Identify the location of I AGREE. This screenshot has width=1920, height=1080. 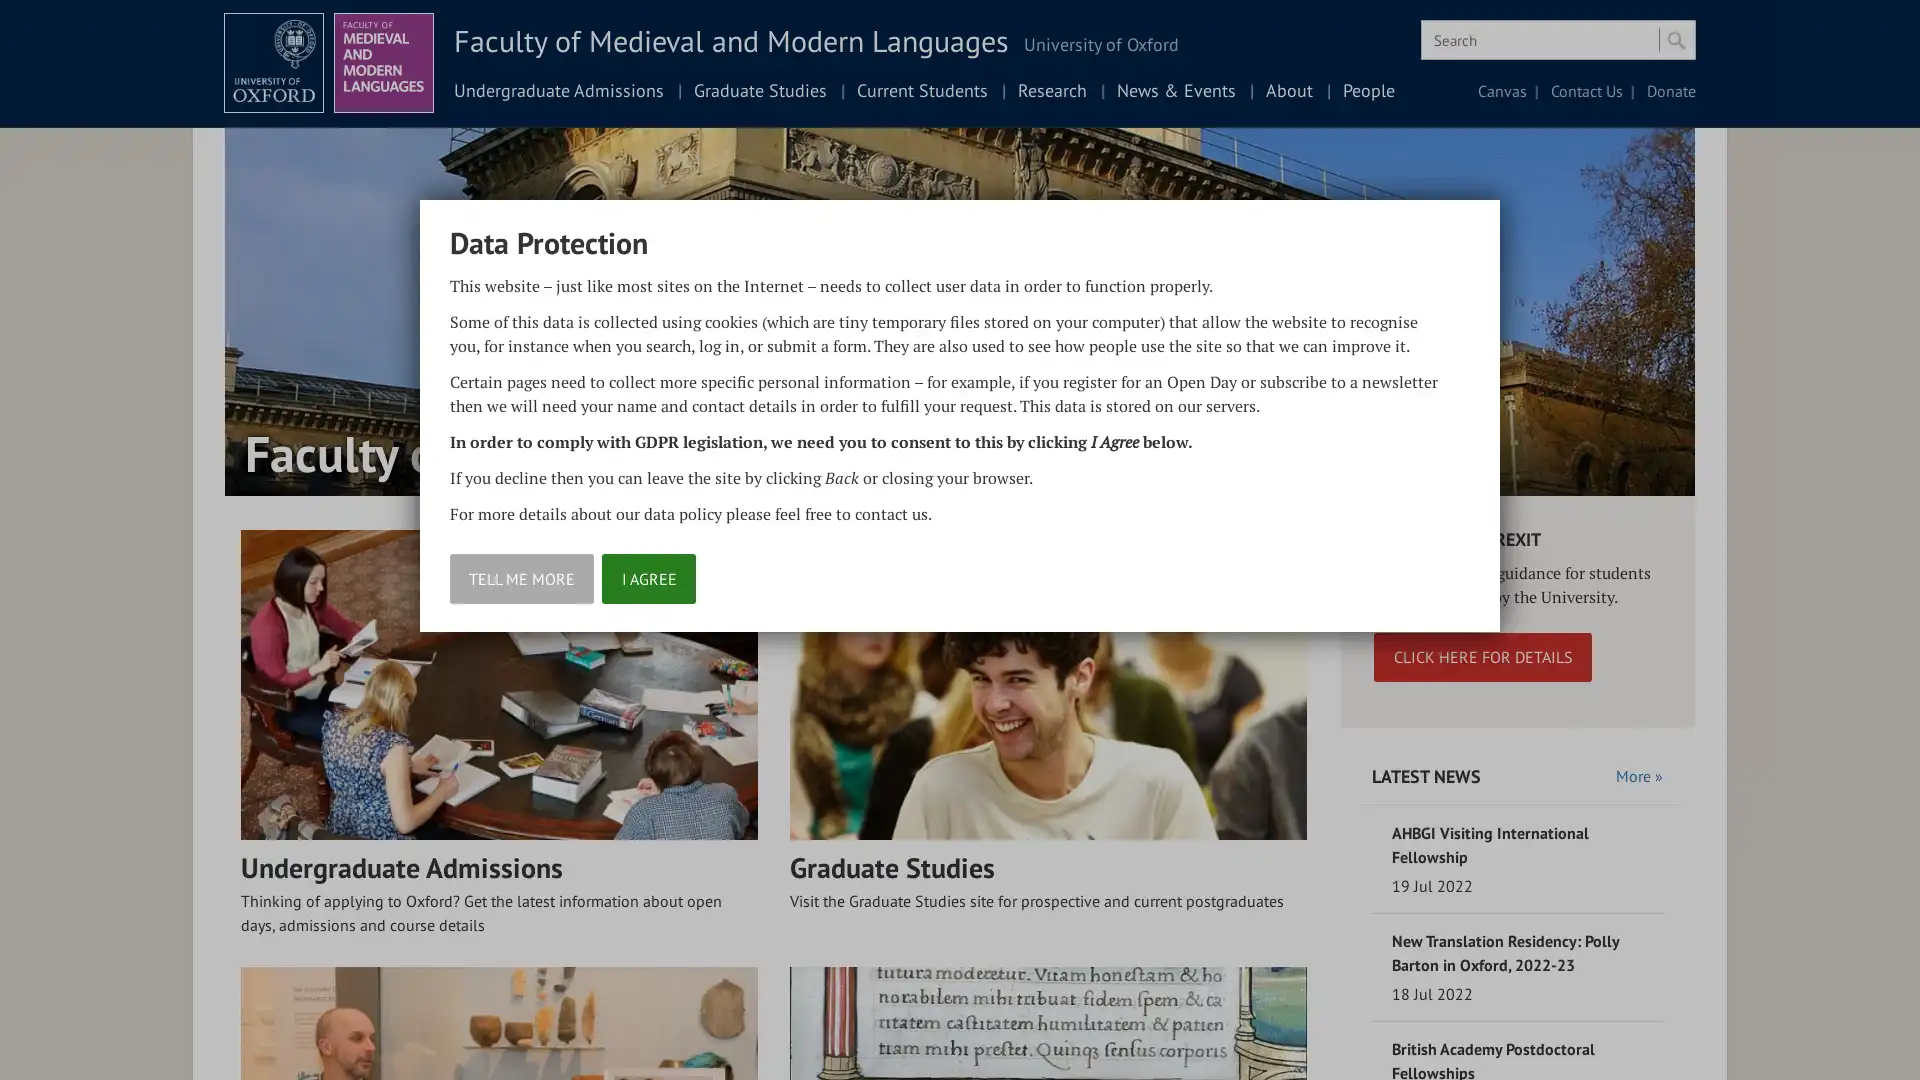
(648, 578).